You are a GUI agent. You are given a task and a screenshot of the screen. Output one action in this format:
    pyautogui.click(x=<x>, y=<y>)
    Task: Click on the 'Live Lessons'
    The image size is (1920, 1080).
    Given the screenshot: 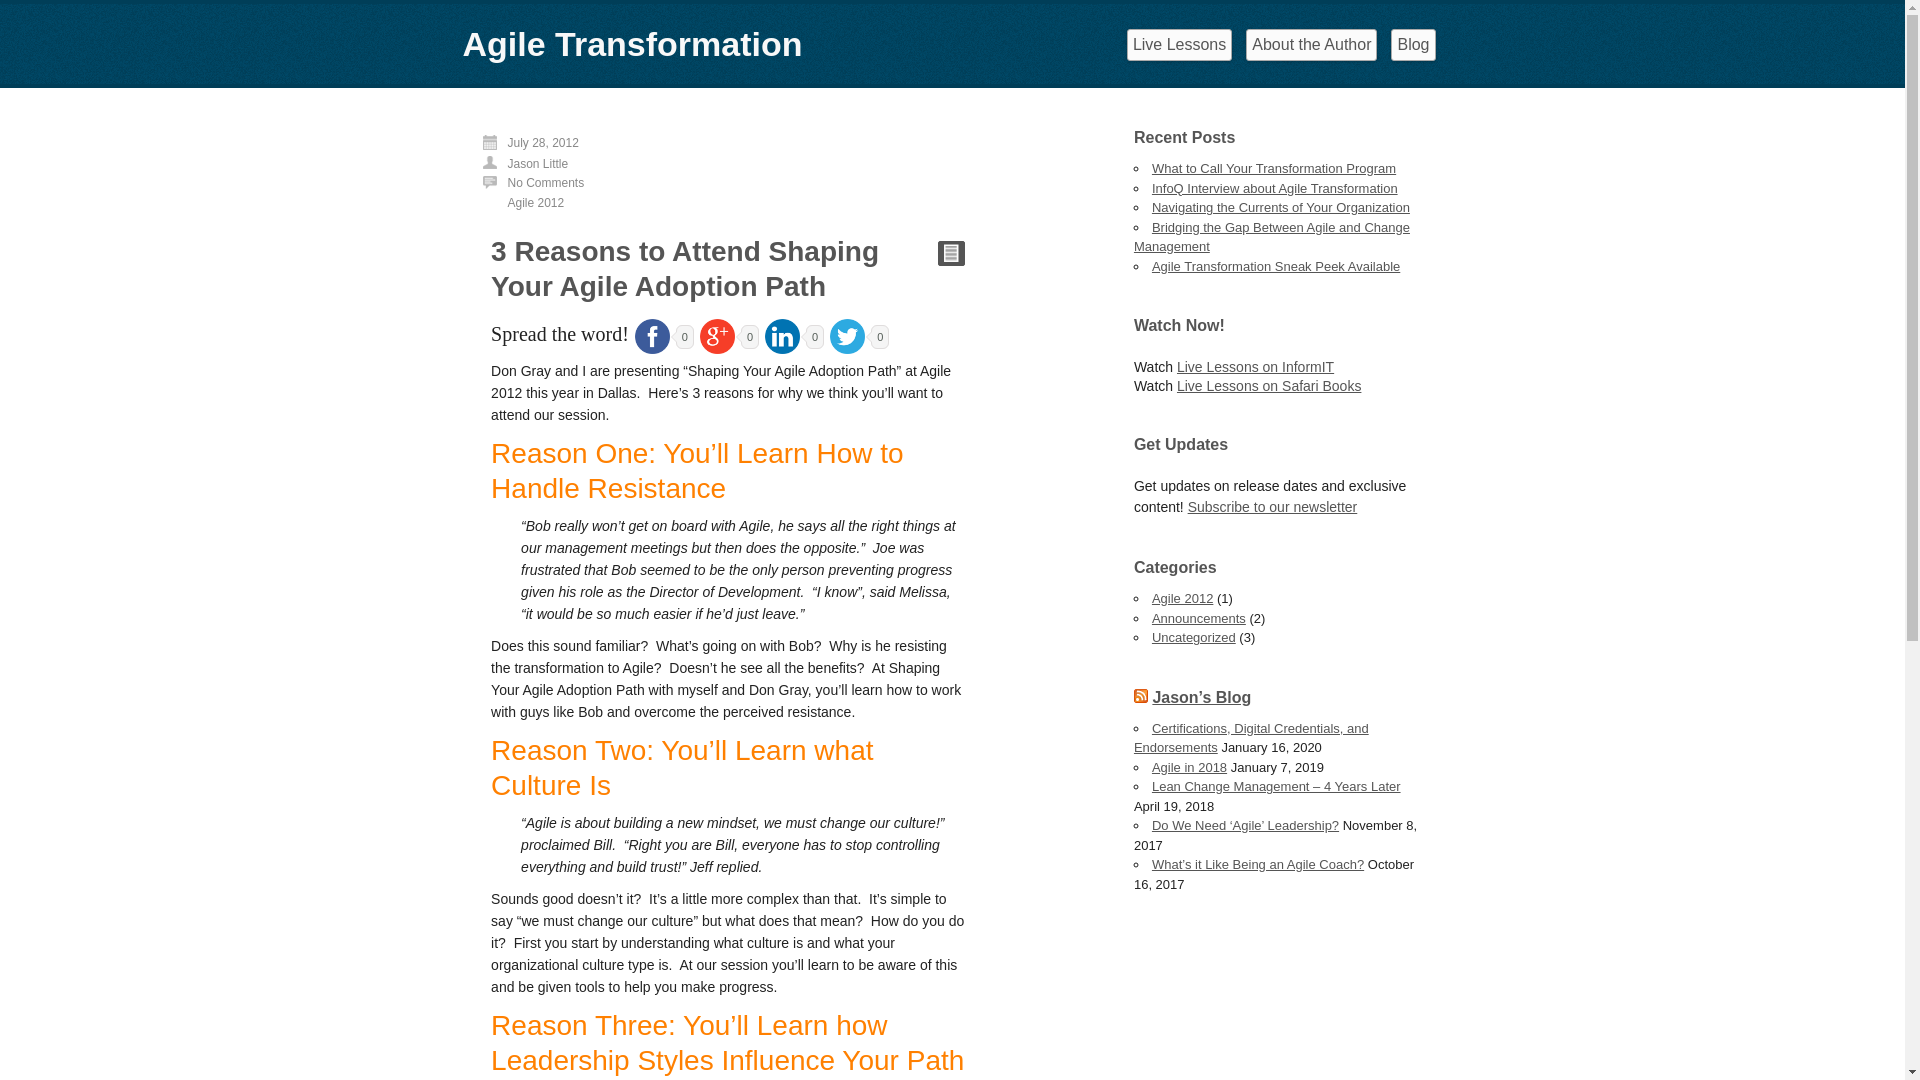 What is the action you would take?
    pyautogui.click(x=1179, y=45)
    